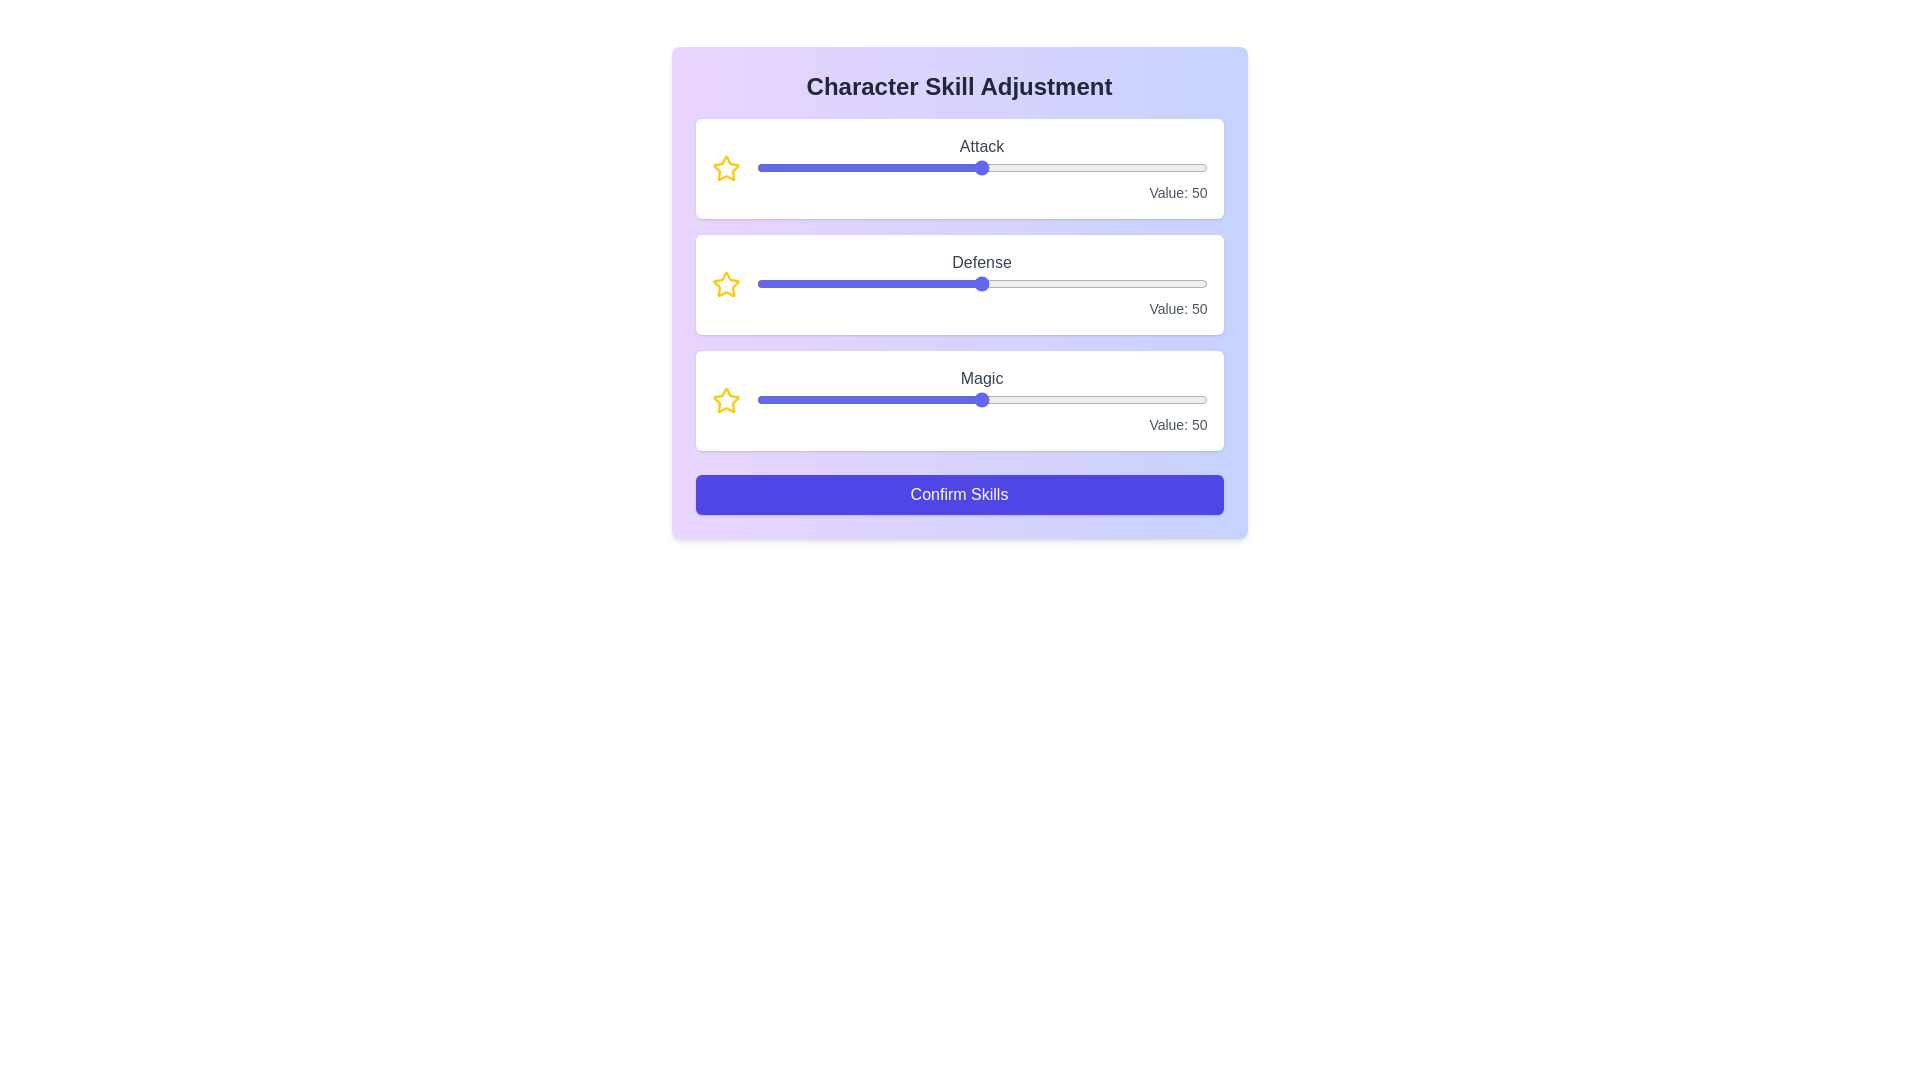 The image size is (1920, 1080). Describe the element at coordinates (1102, 167) in the screenshot. I see `the 0 slider to 54` at that location.